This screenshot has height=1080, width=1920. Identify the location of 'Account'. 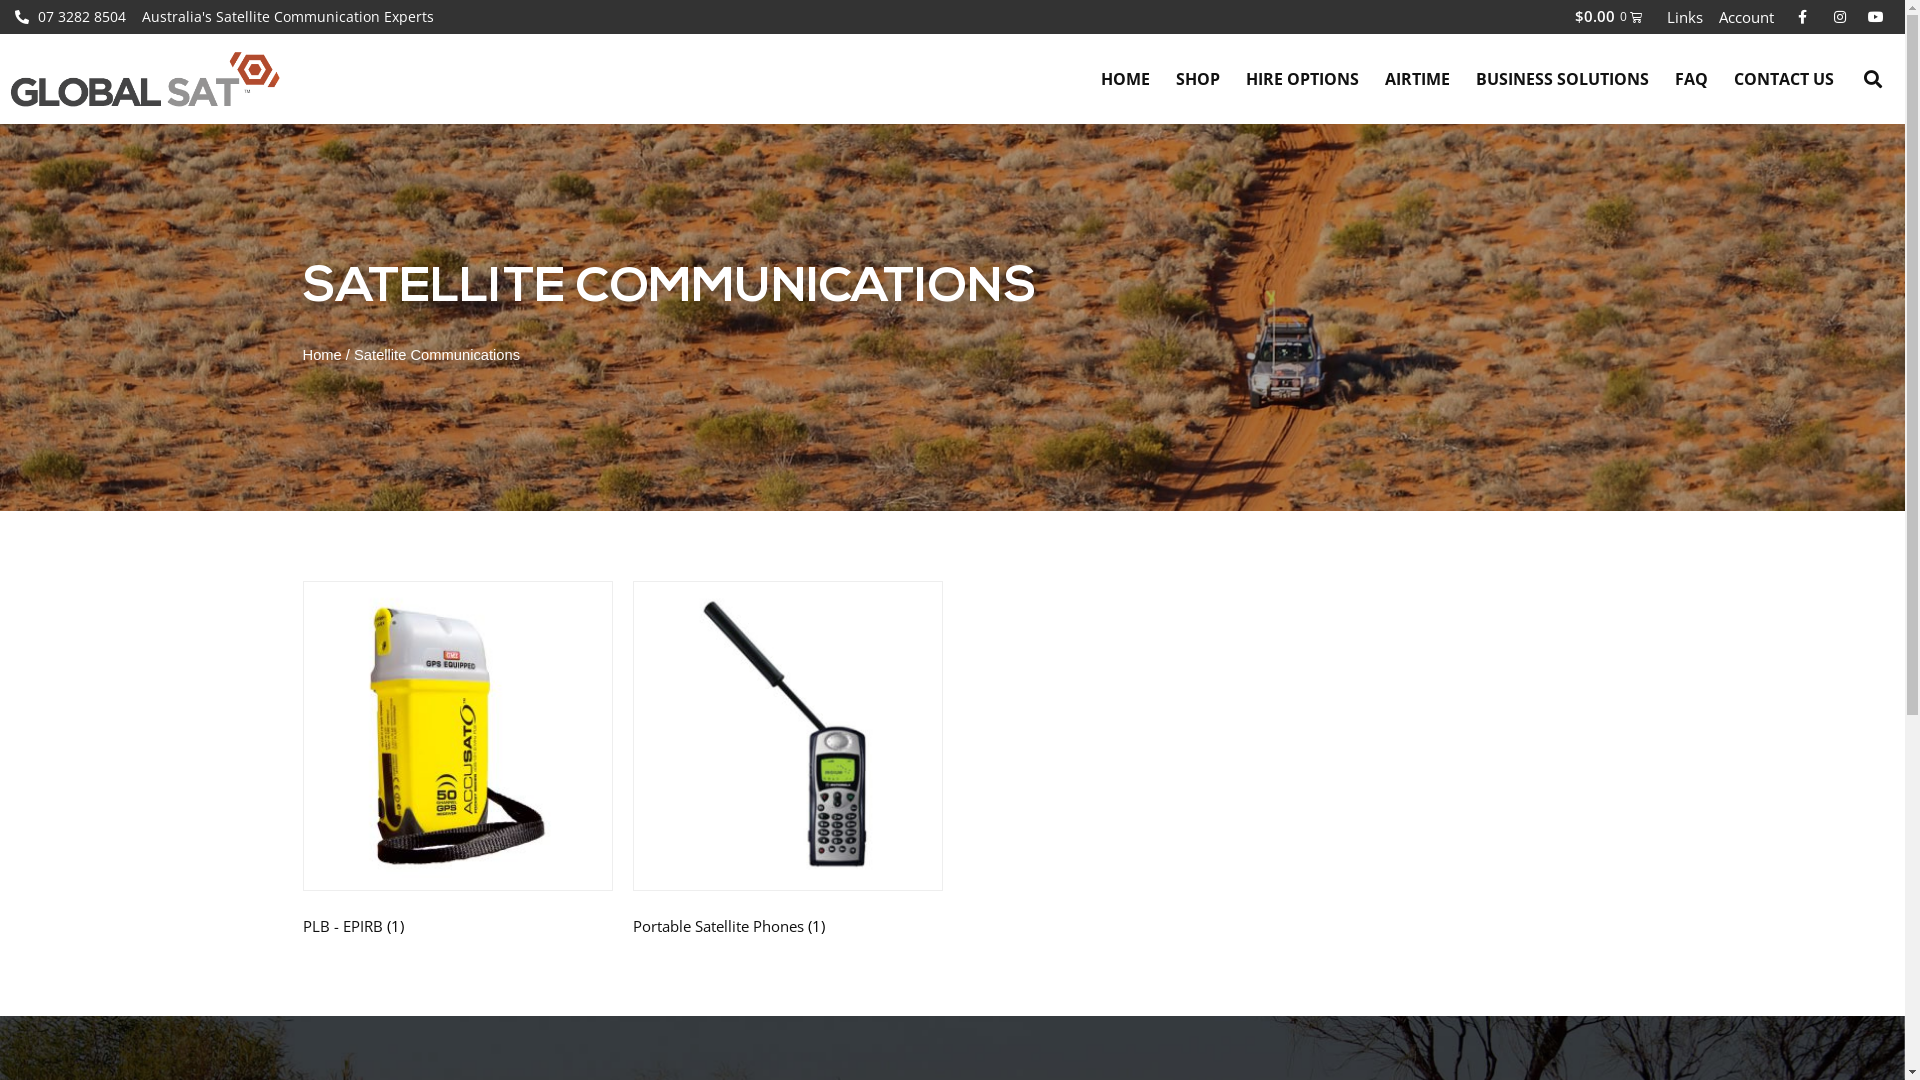
(1745, 16).